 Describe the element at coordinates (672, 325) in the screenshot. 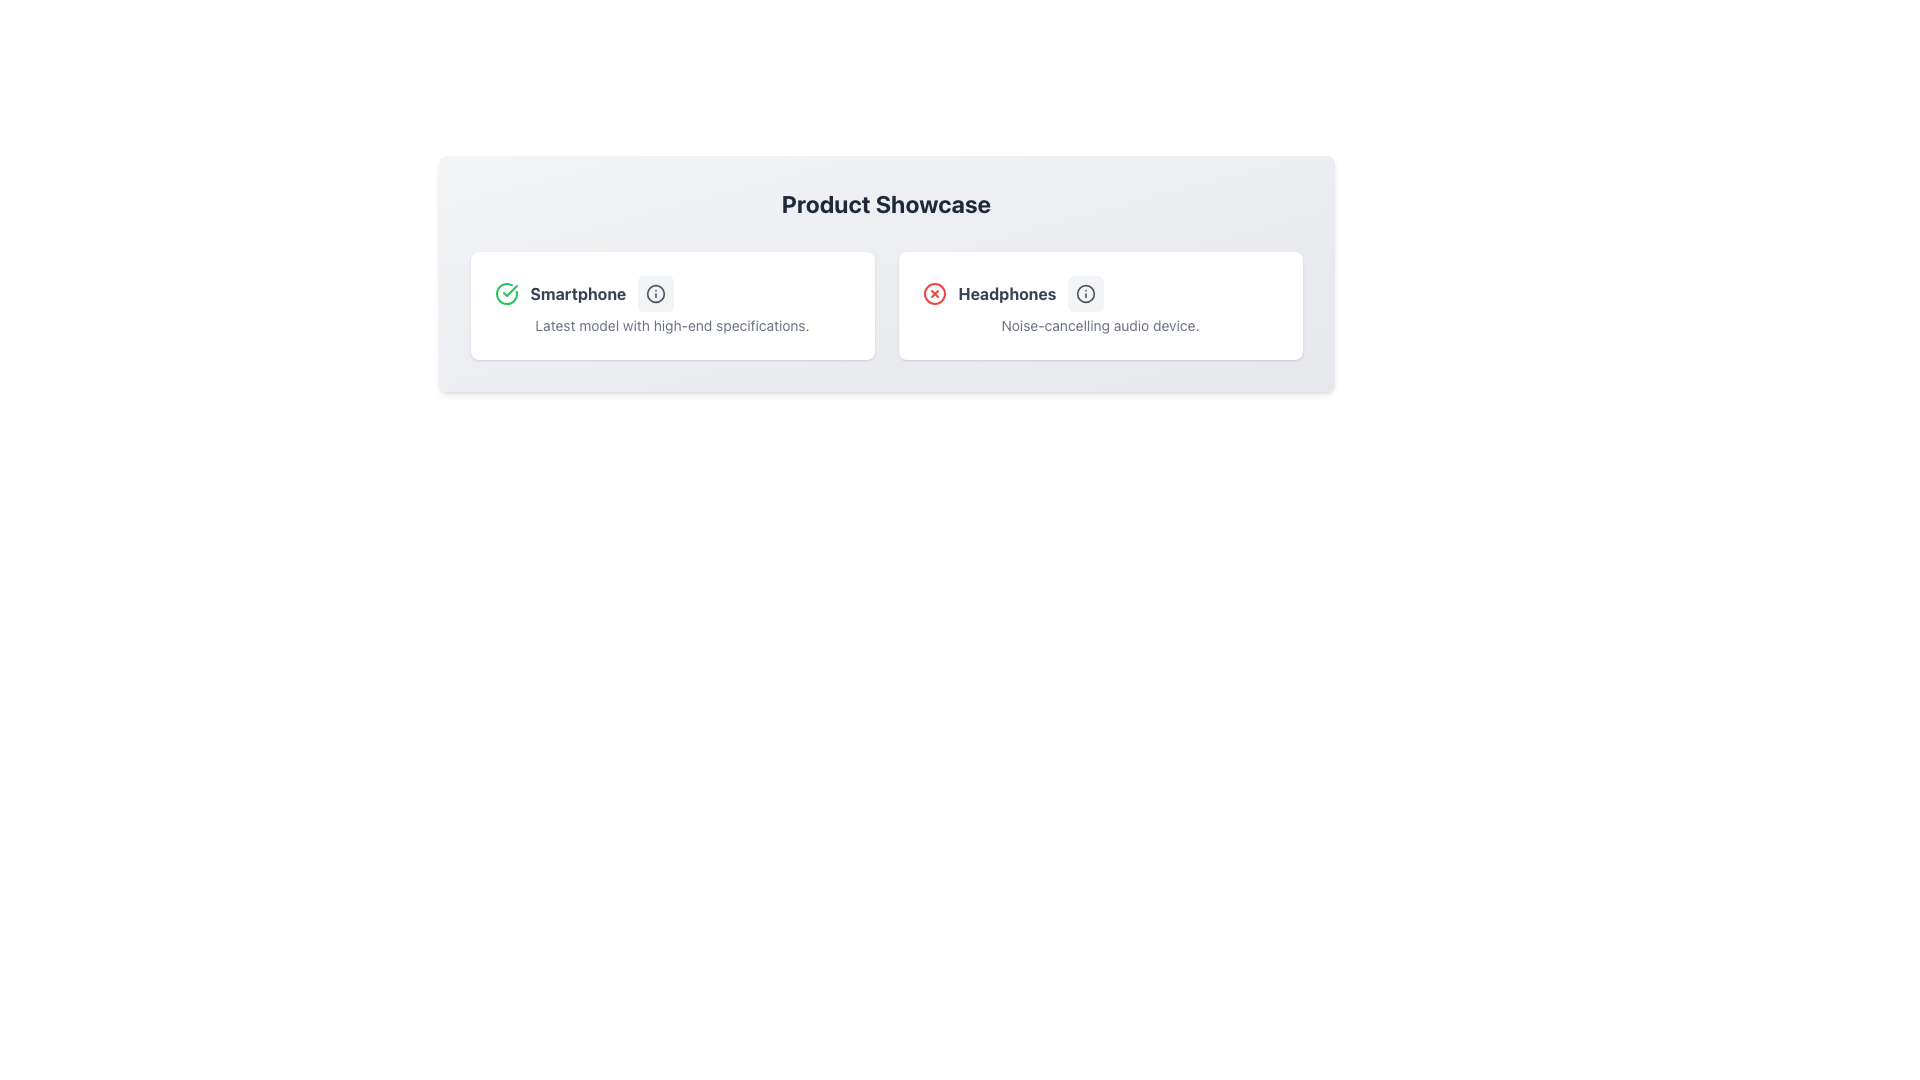

I see `the static text label displaying 'Latest model with high-end specifications.' located below the bolded heading 'Smartphone' within the highlighted rectangular card` at that location.